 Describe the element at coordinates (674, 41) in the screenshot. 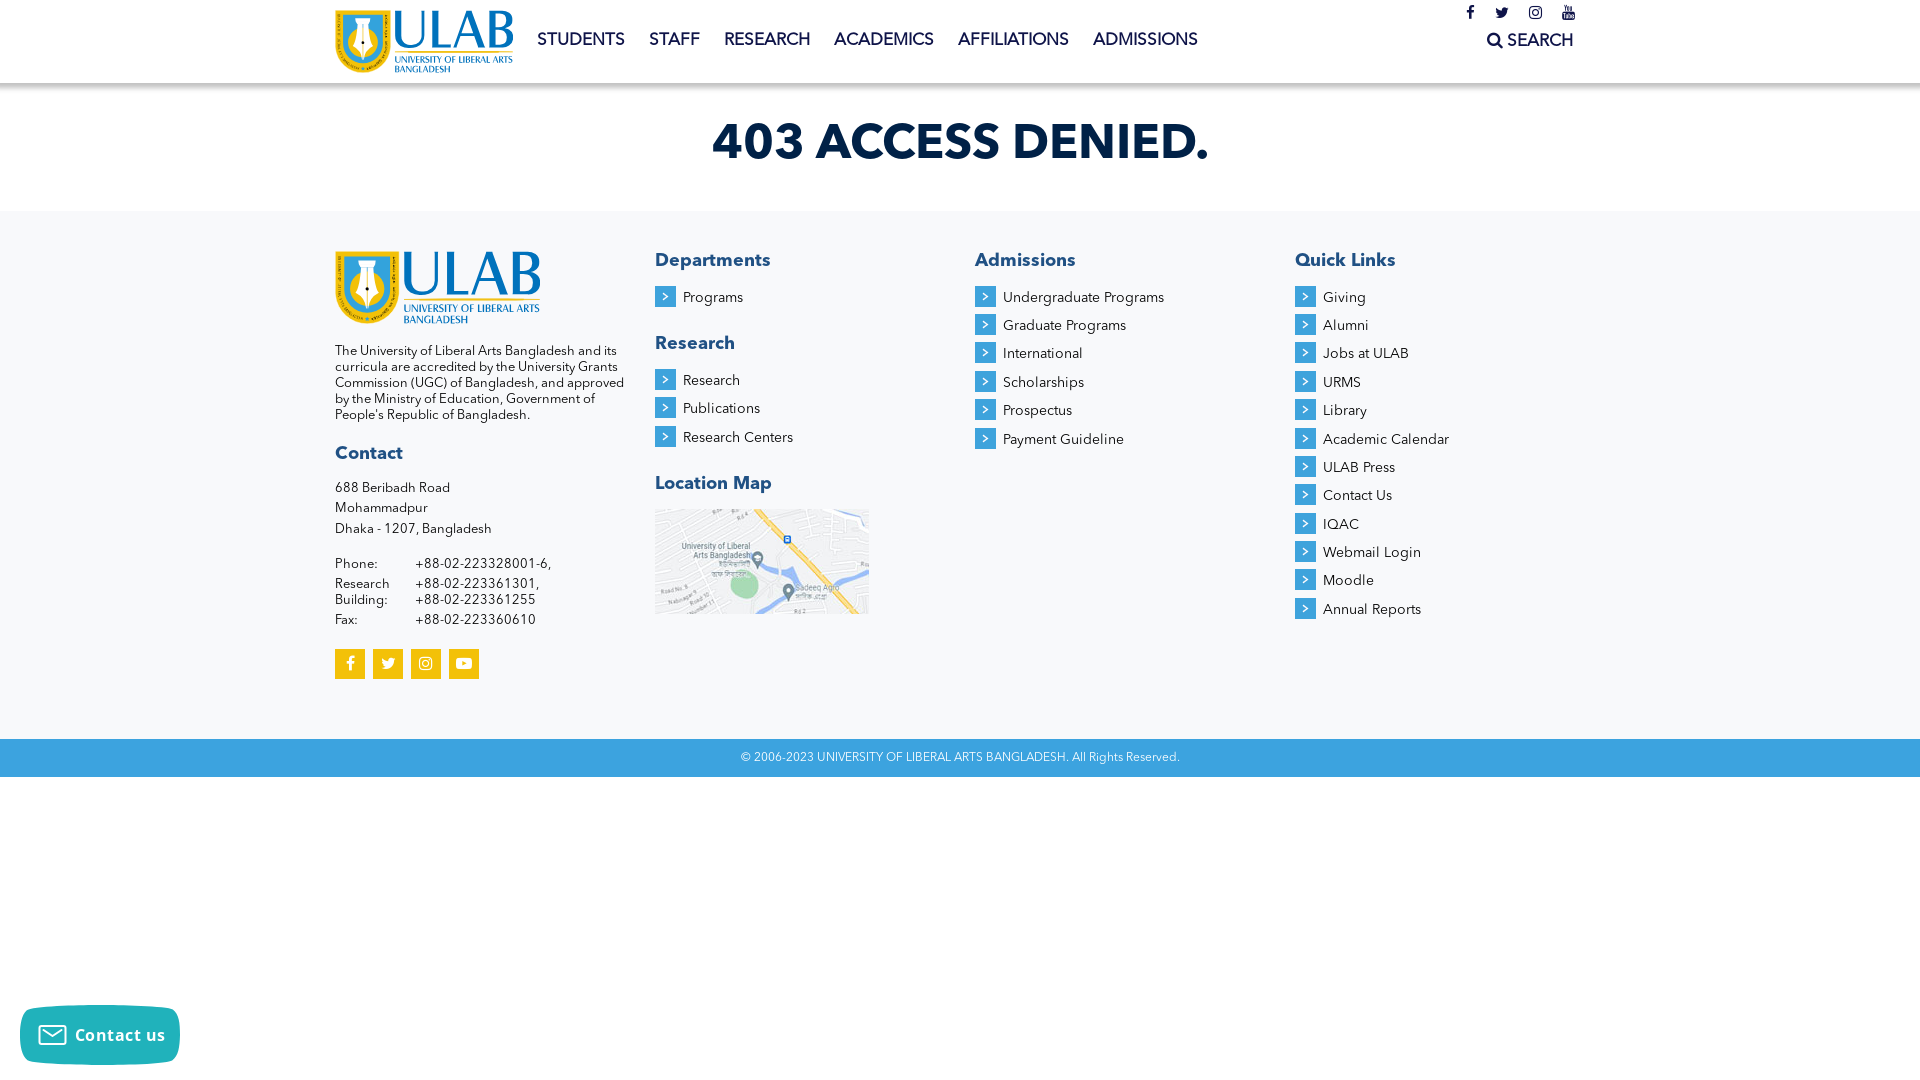

I see `'STAFF'` at that location.